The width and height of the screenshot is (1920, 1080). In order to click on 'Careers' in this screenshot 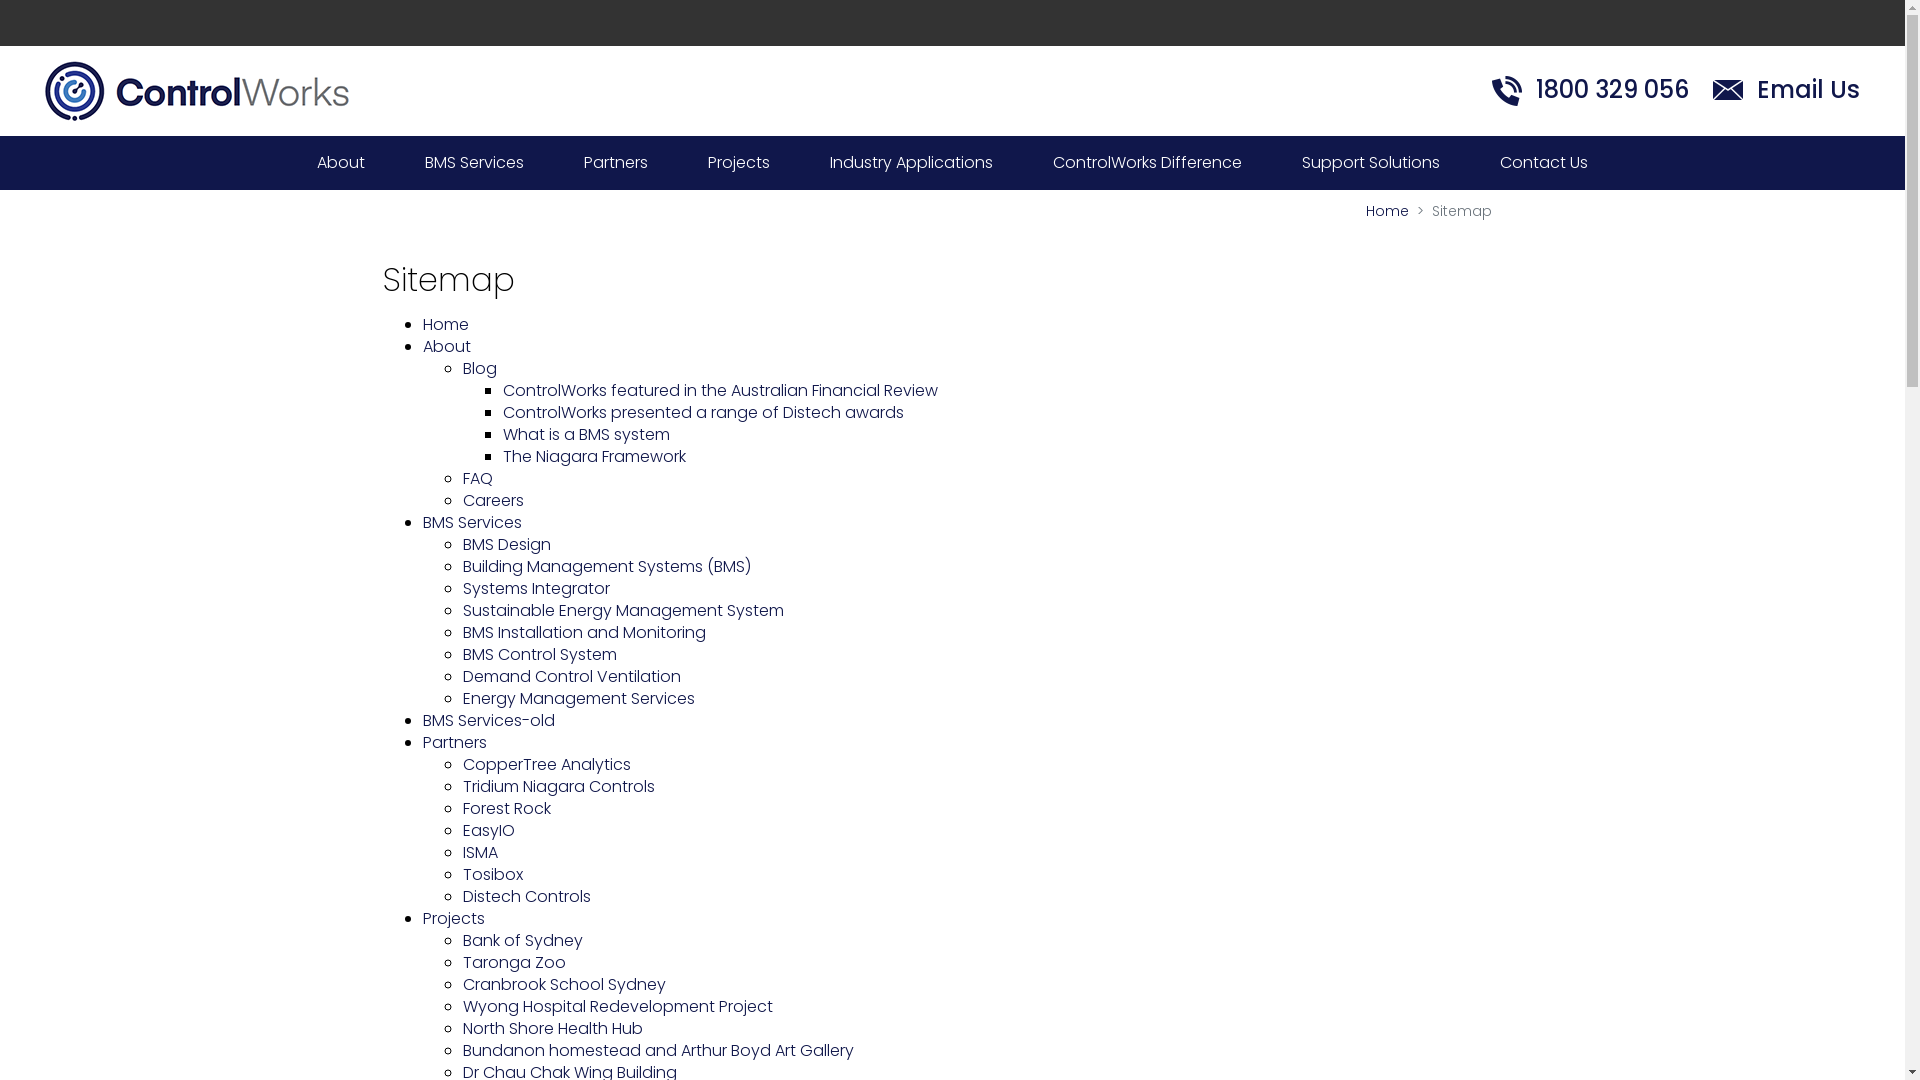, I will do `click(492, 499)`.